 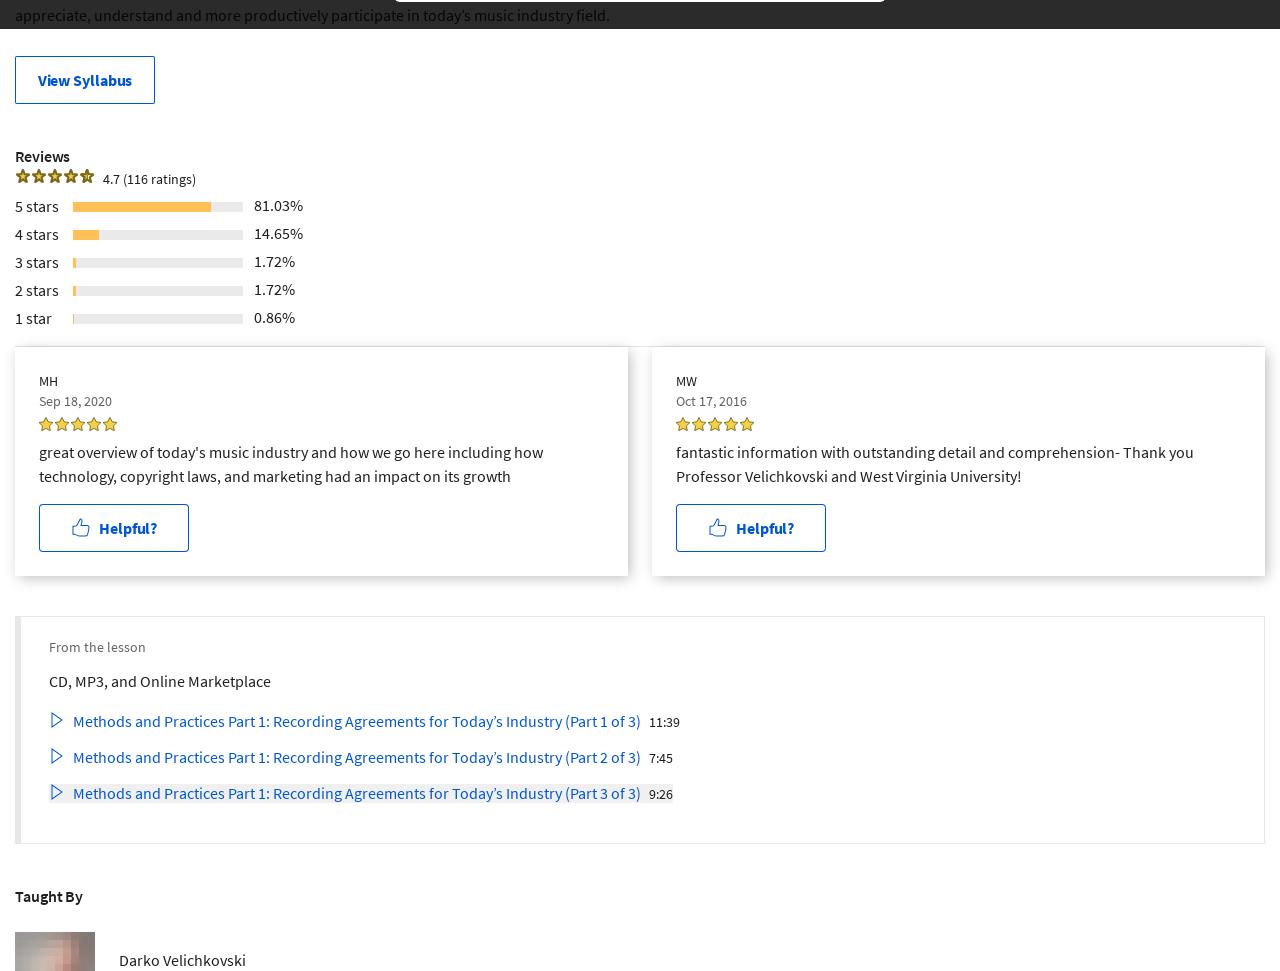 What do you see at coordinates (148, 176) in the screenshot?
I see `'4.7 (116 ratings)'` at bounding box center [148, 176].